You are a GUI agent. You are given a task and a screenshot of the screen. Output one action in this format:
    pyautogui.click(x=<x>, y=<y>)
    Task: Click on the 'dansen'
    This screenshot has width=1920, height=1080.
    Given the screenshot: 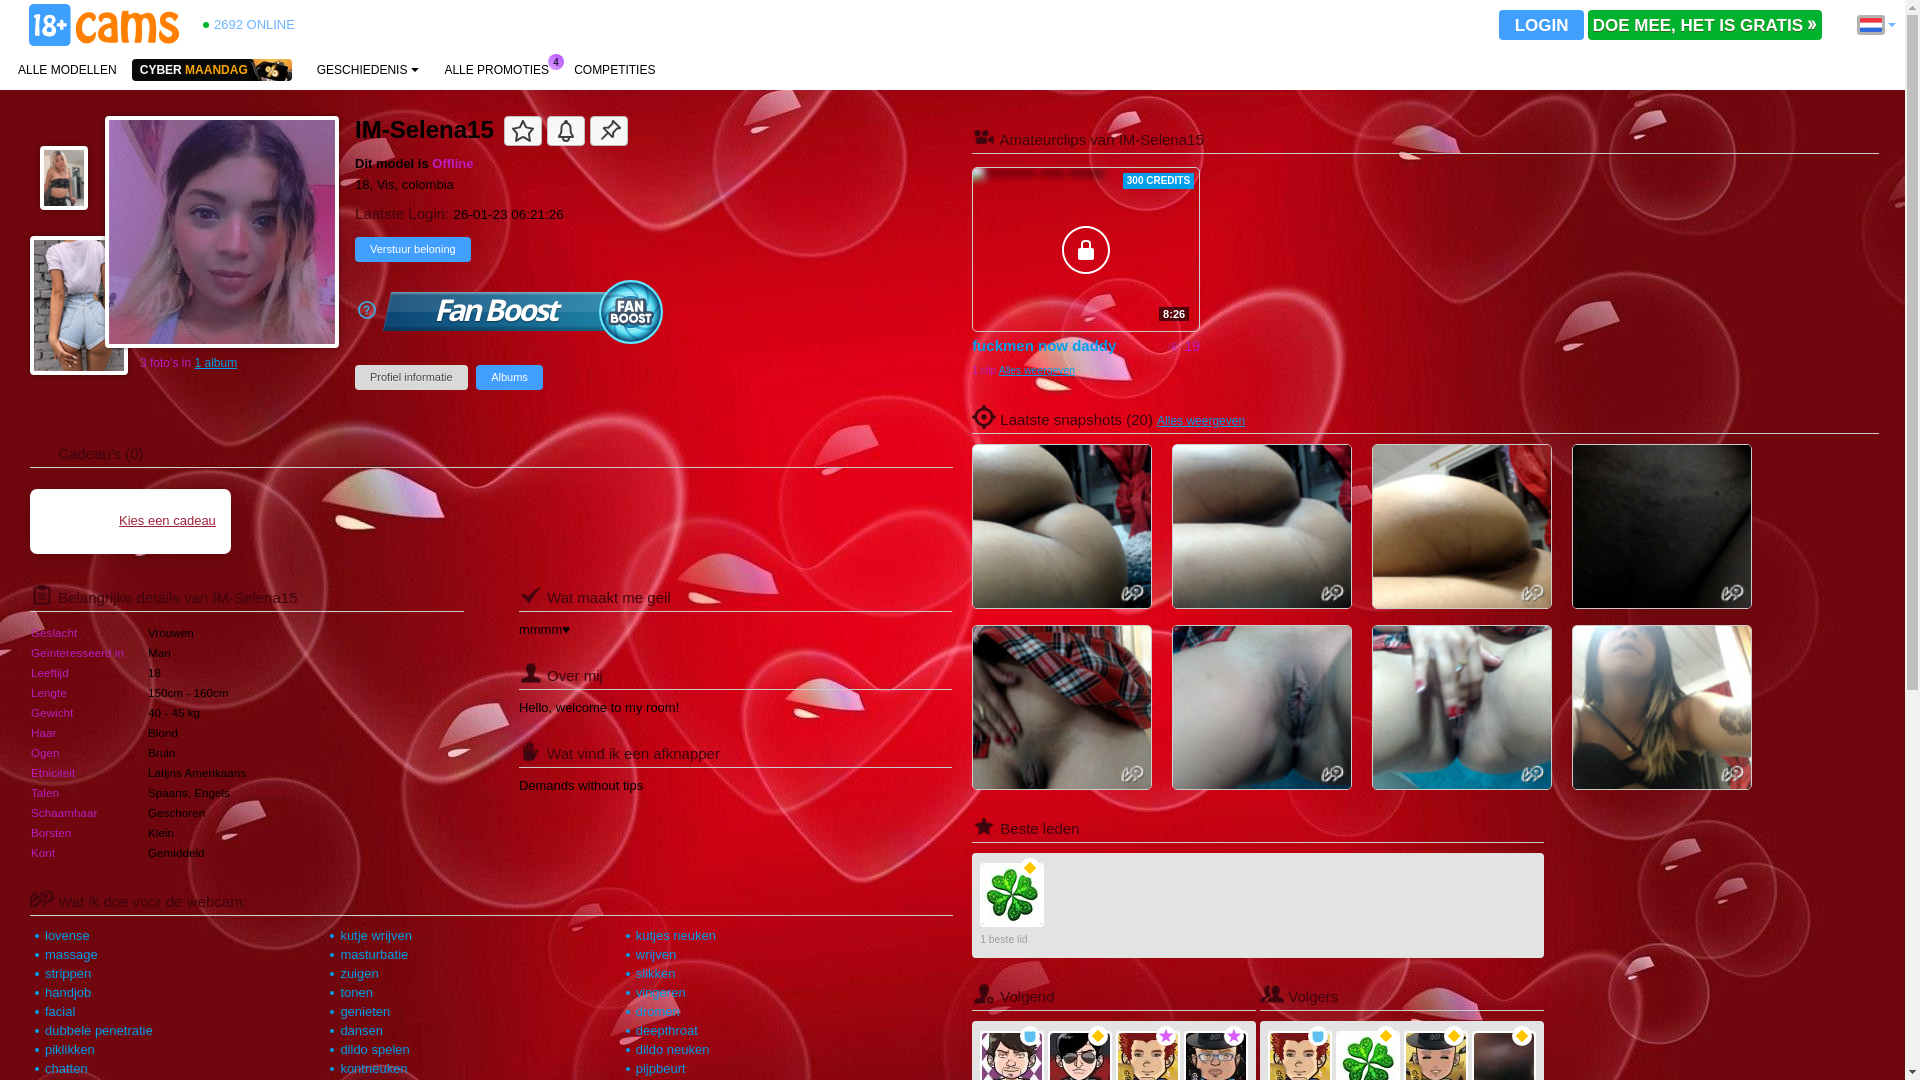 What is the action you would take?
    pyautogui.click(x=361, y=1030)
    